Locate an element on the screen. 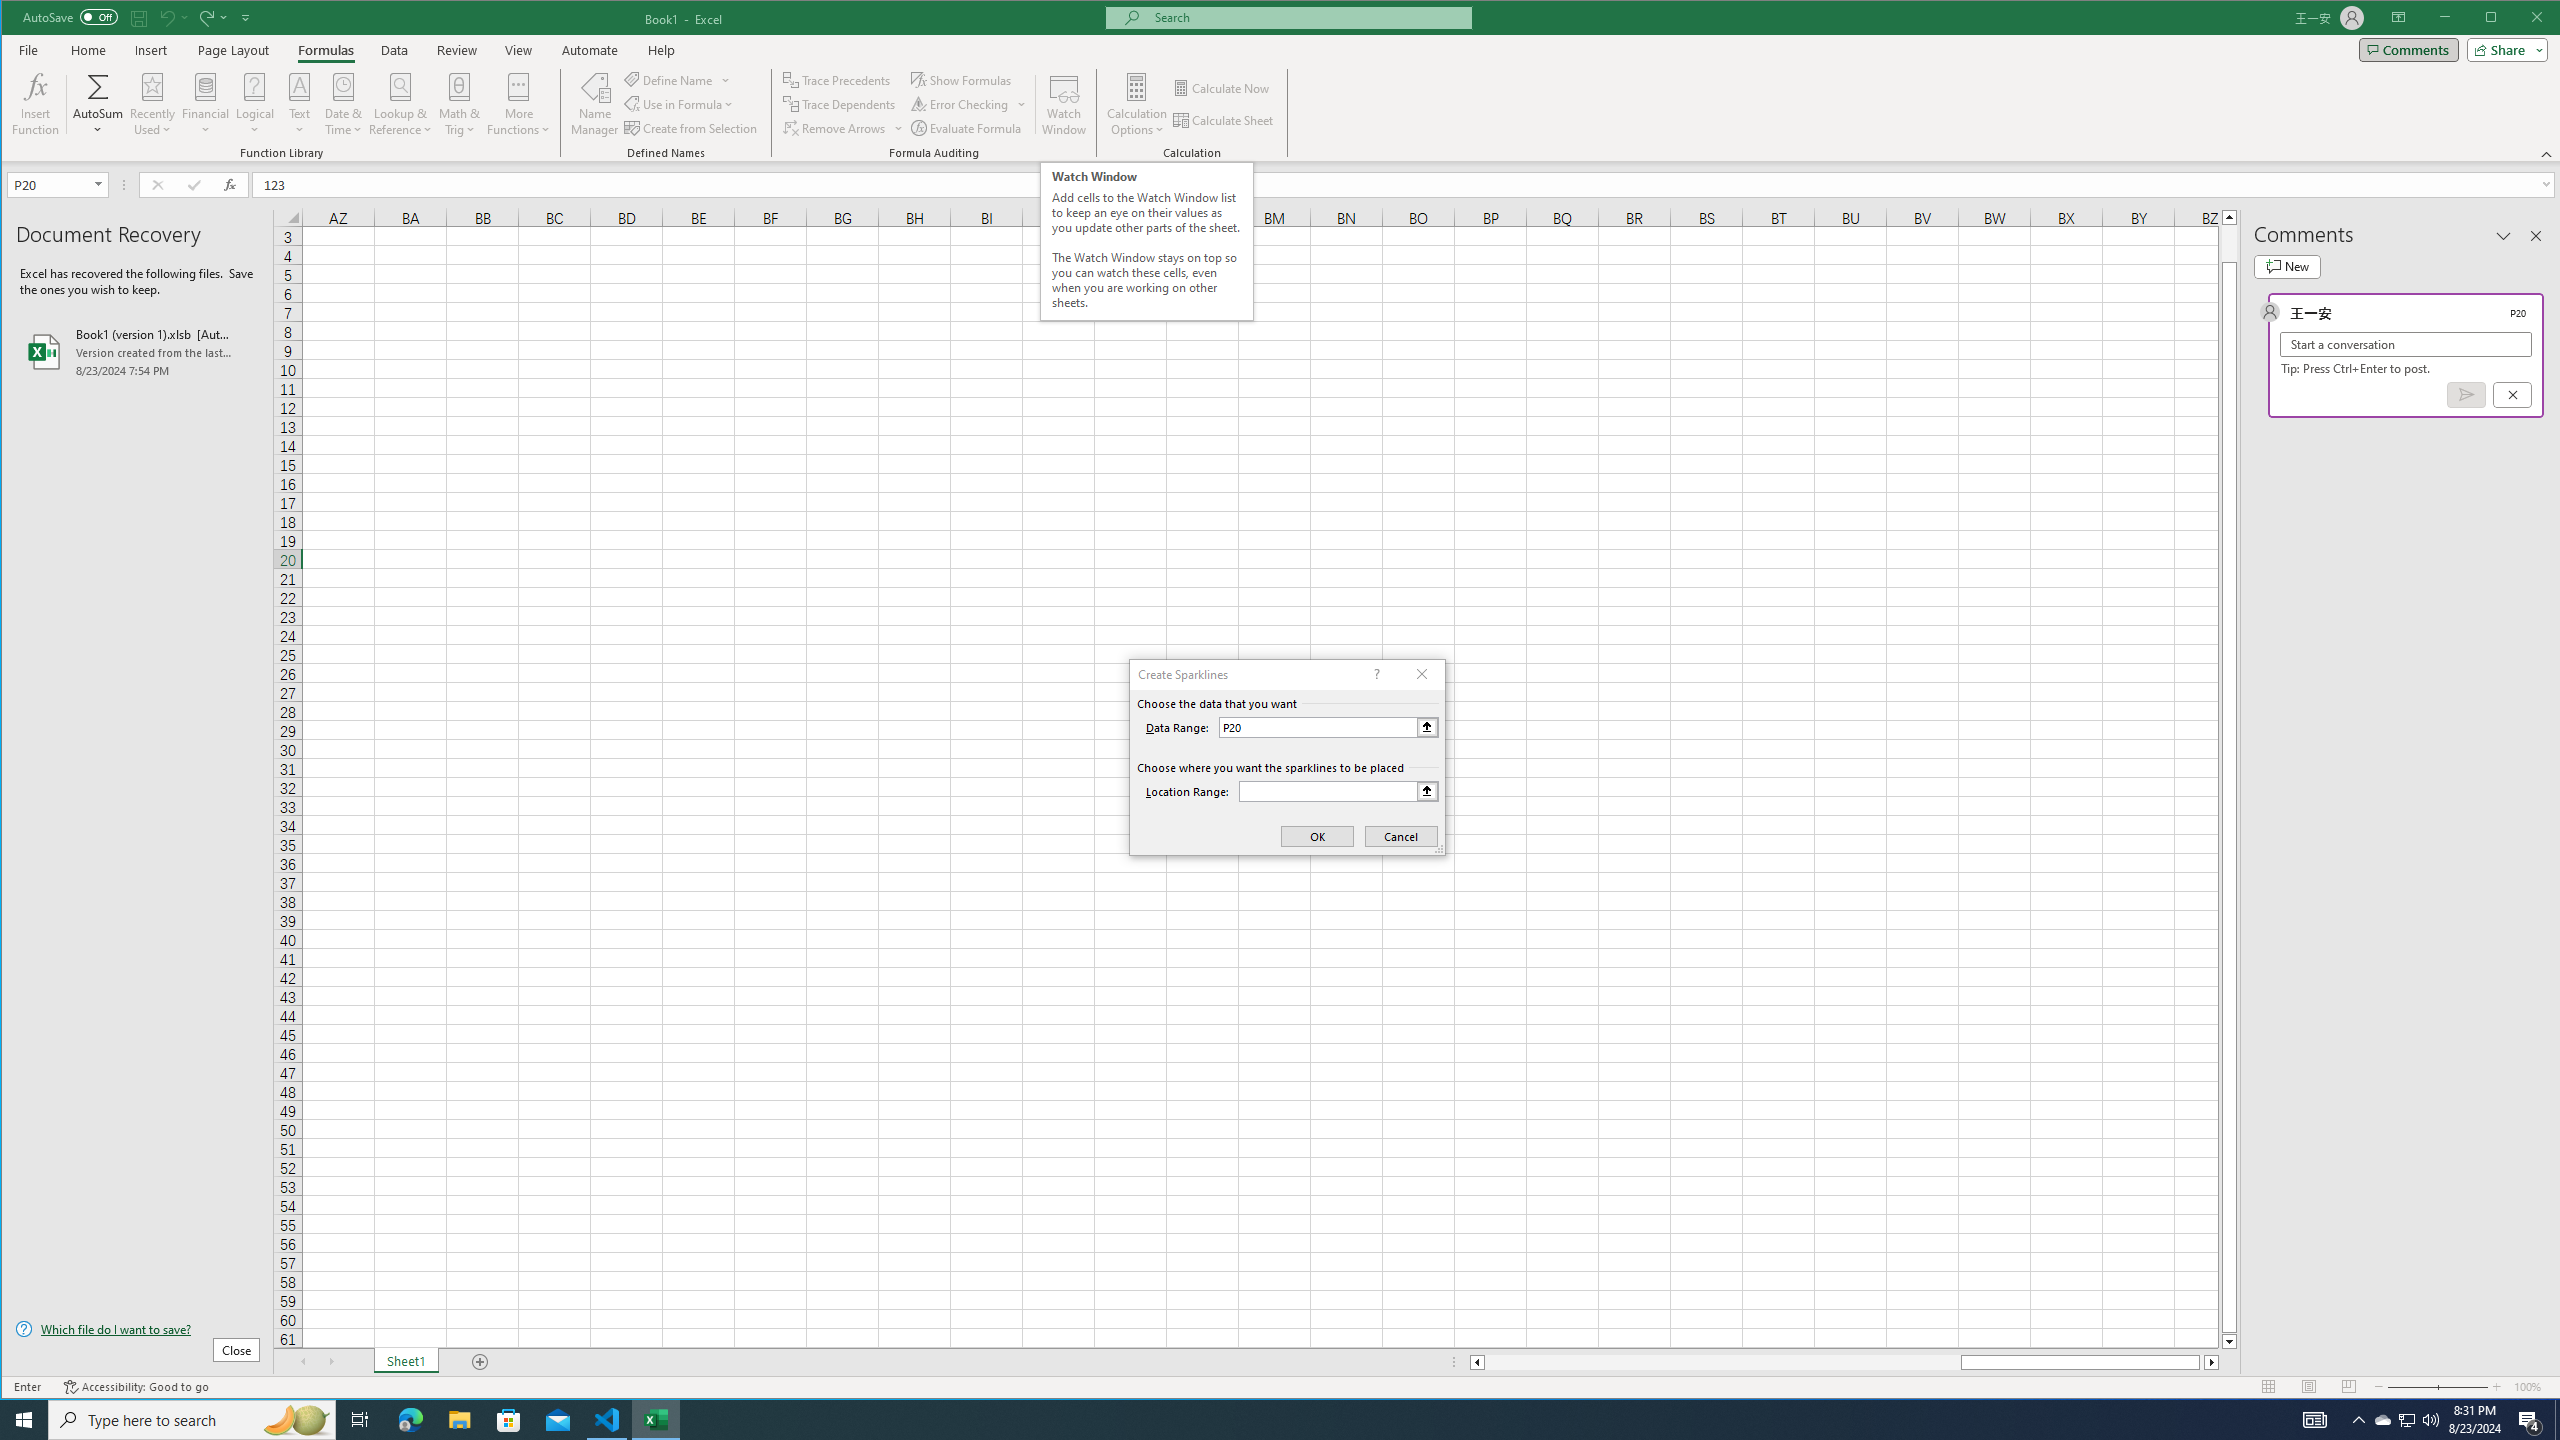 This screenshot has height=1440, width=2560. 'Sum' is located at coordinates (97, 85).